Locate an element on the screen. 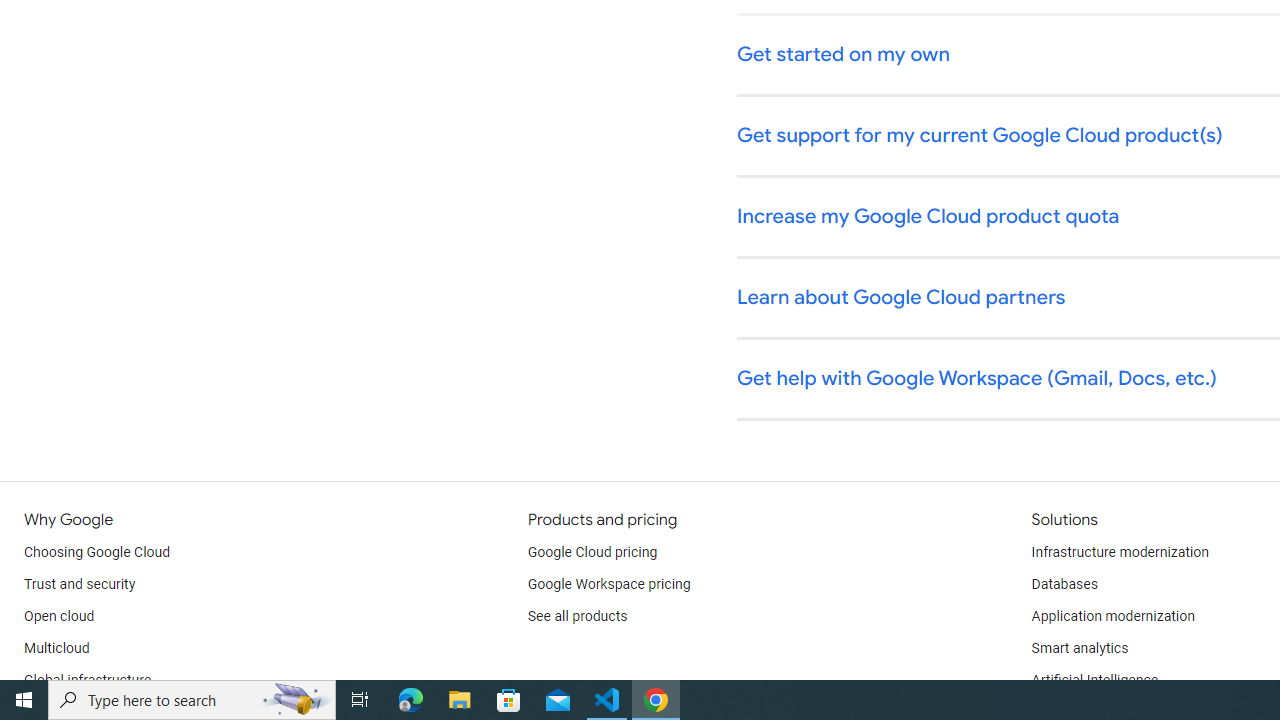 The width and height of the screenshot is (1280, 720). 'Trust and security' is located at coordinates (80, 585).